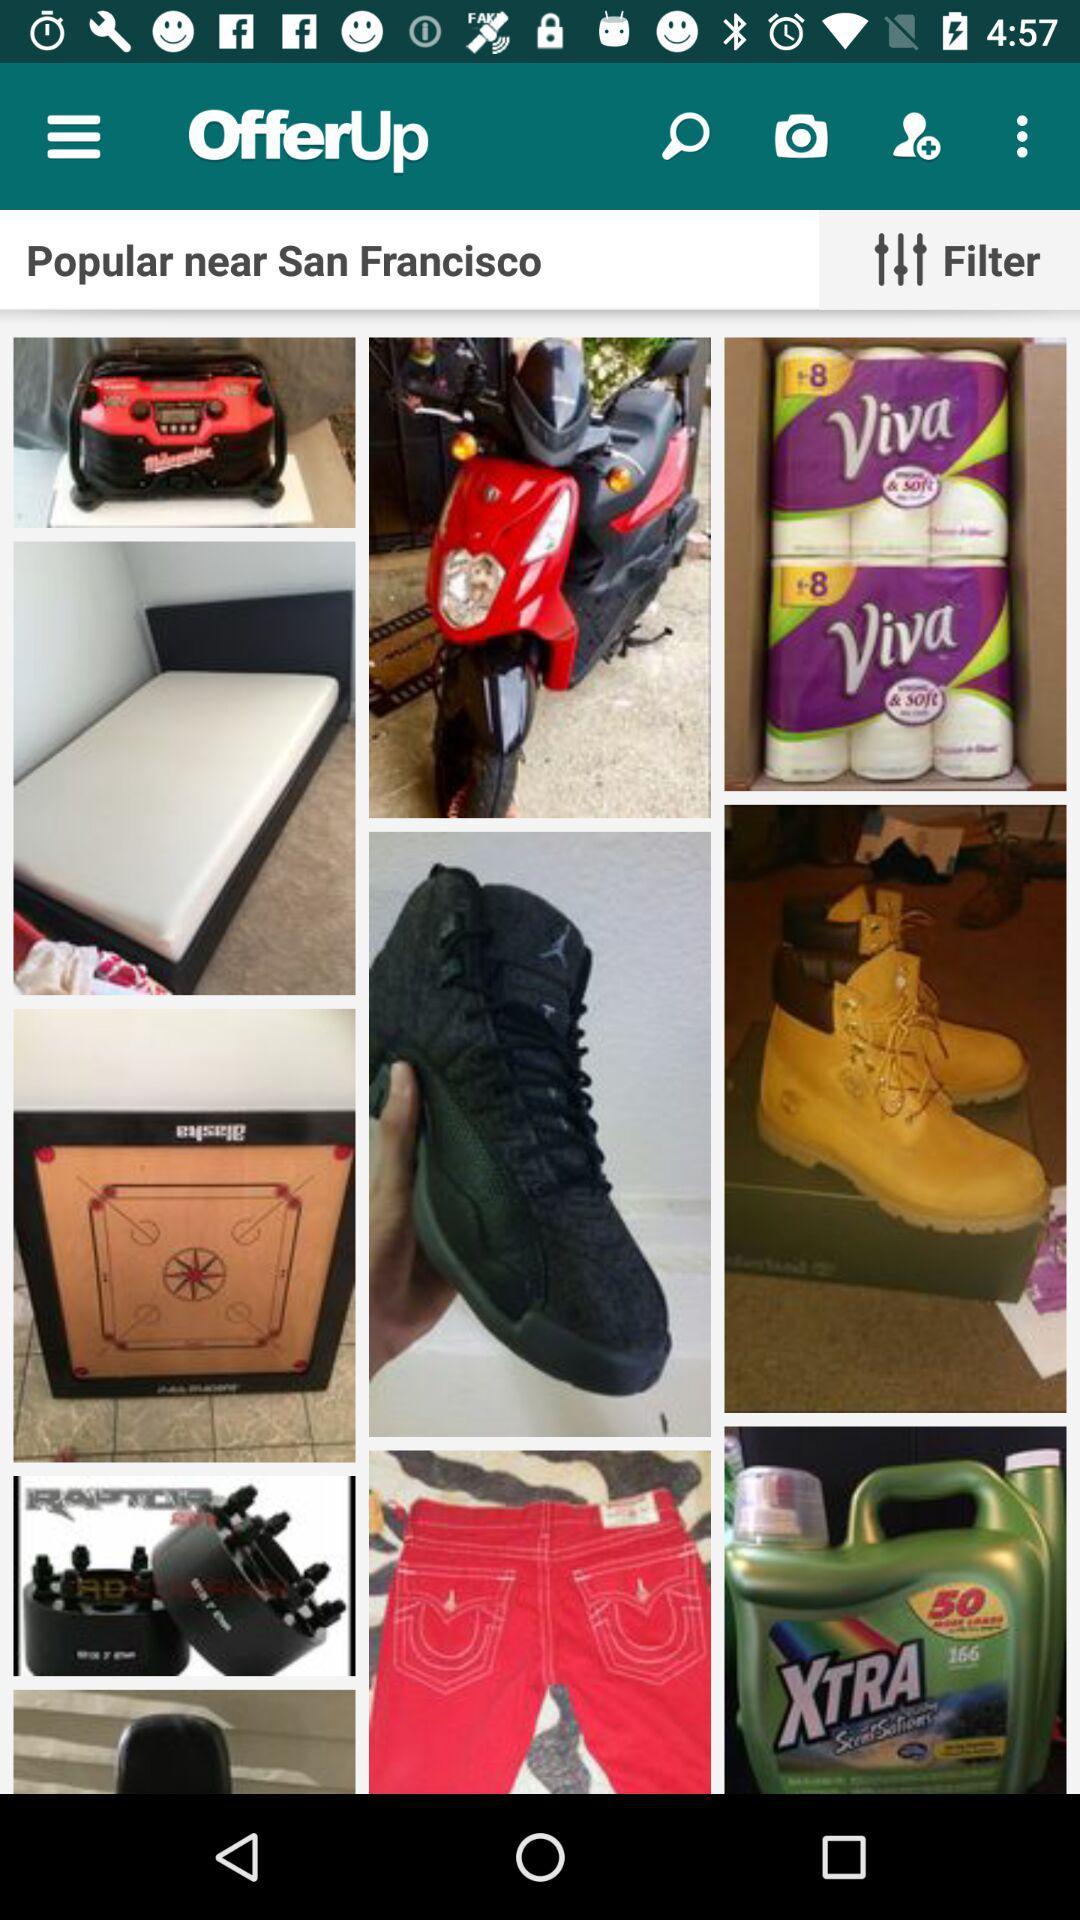  What do you see at coordinates (185, 767) in the screenshot?
I see `the image which is immediately above carrom board image` at bounding box center [185, 767].